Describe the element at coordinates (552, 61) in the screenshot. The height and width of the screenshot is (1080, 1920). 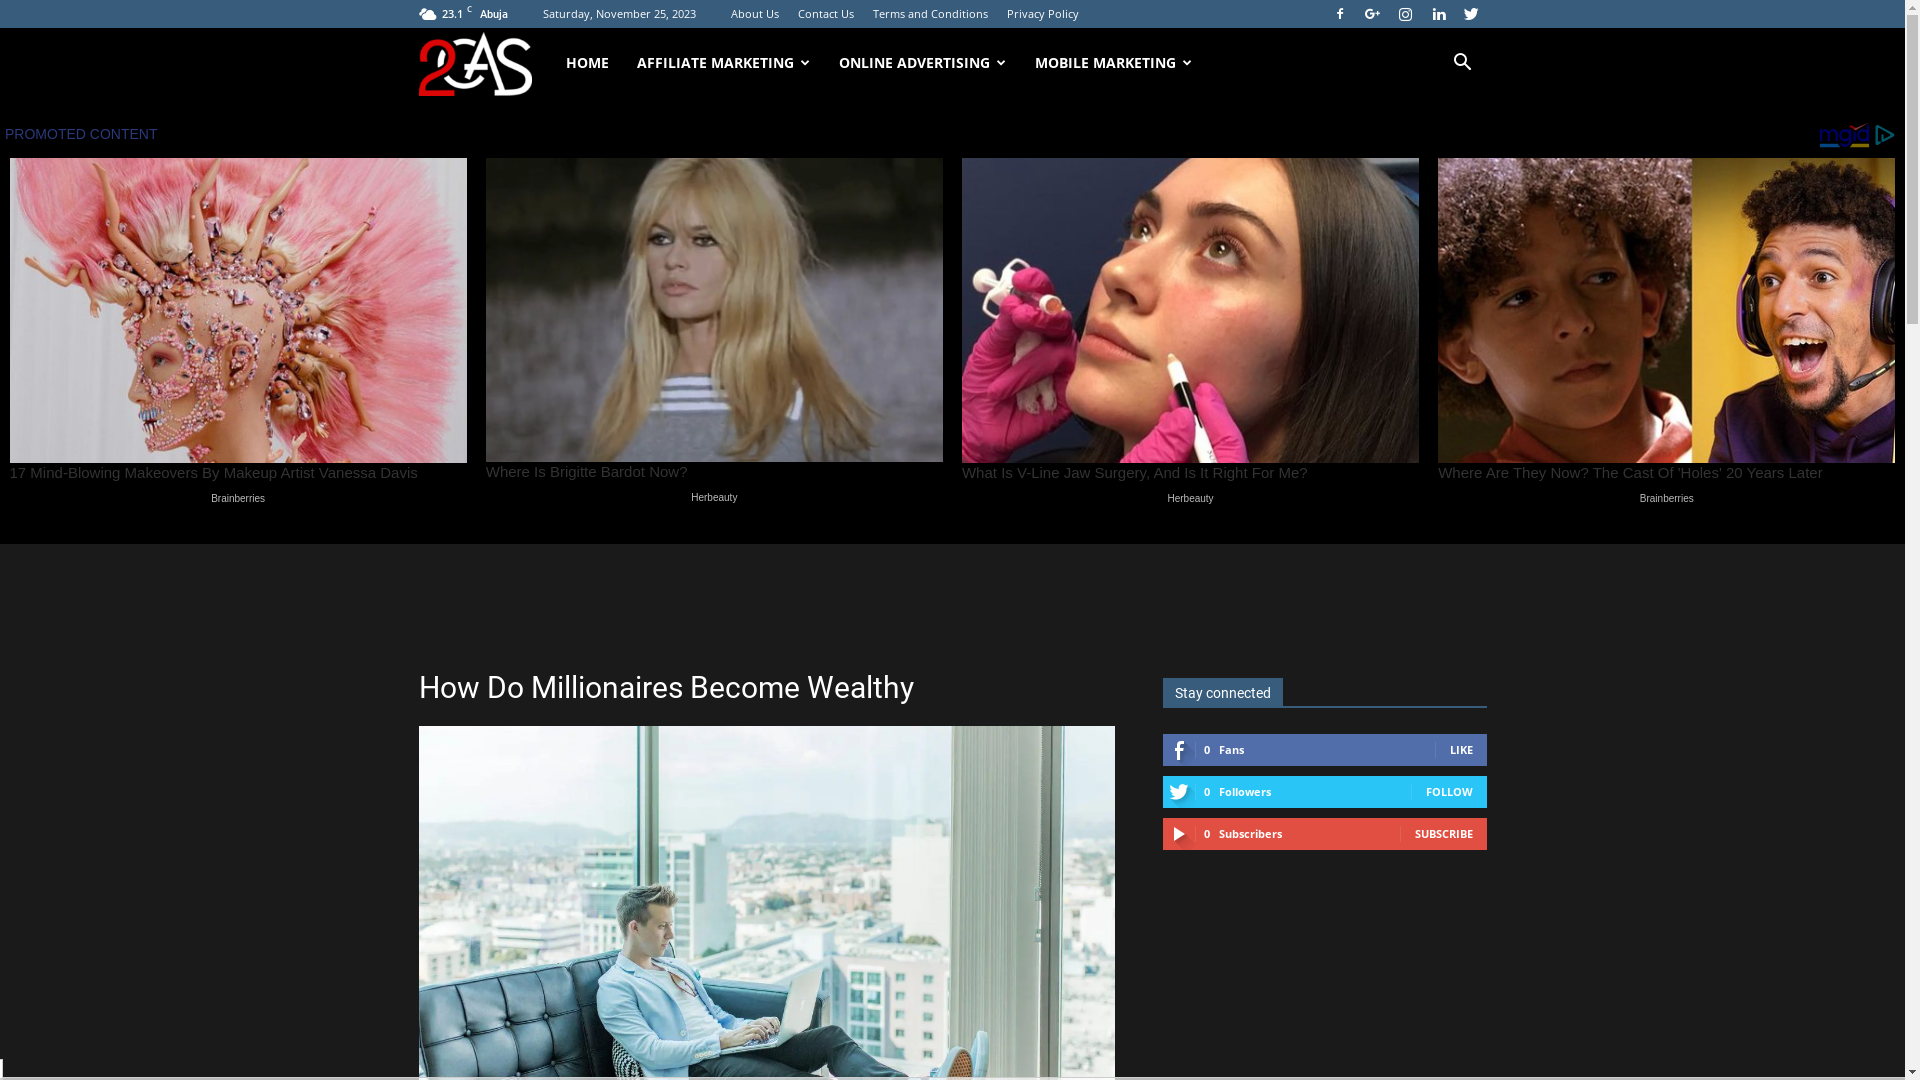
I see `'HOME'` at that location.